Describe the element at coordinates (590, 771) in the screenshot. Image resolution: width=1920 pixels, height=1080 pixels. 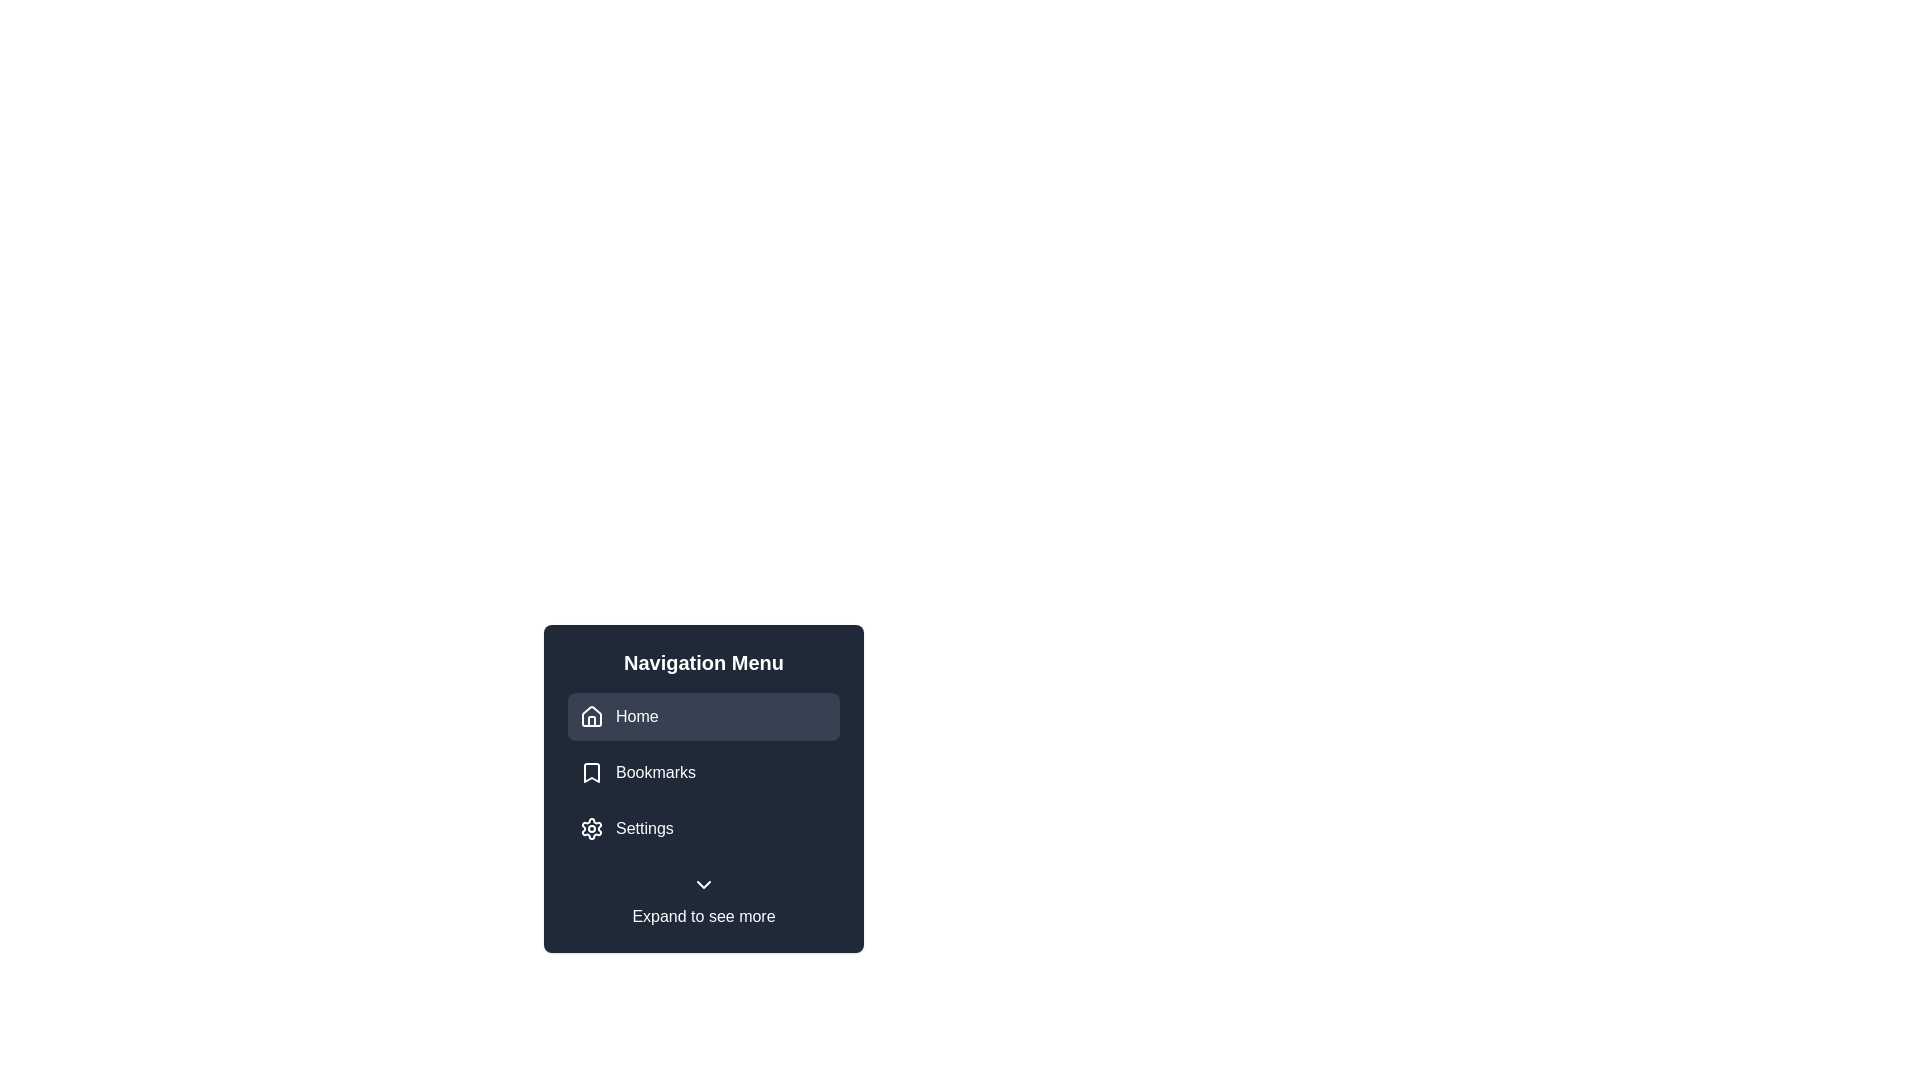
I see `the bookmark icon` at that location.